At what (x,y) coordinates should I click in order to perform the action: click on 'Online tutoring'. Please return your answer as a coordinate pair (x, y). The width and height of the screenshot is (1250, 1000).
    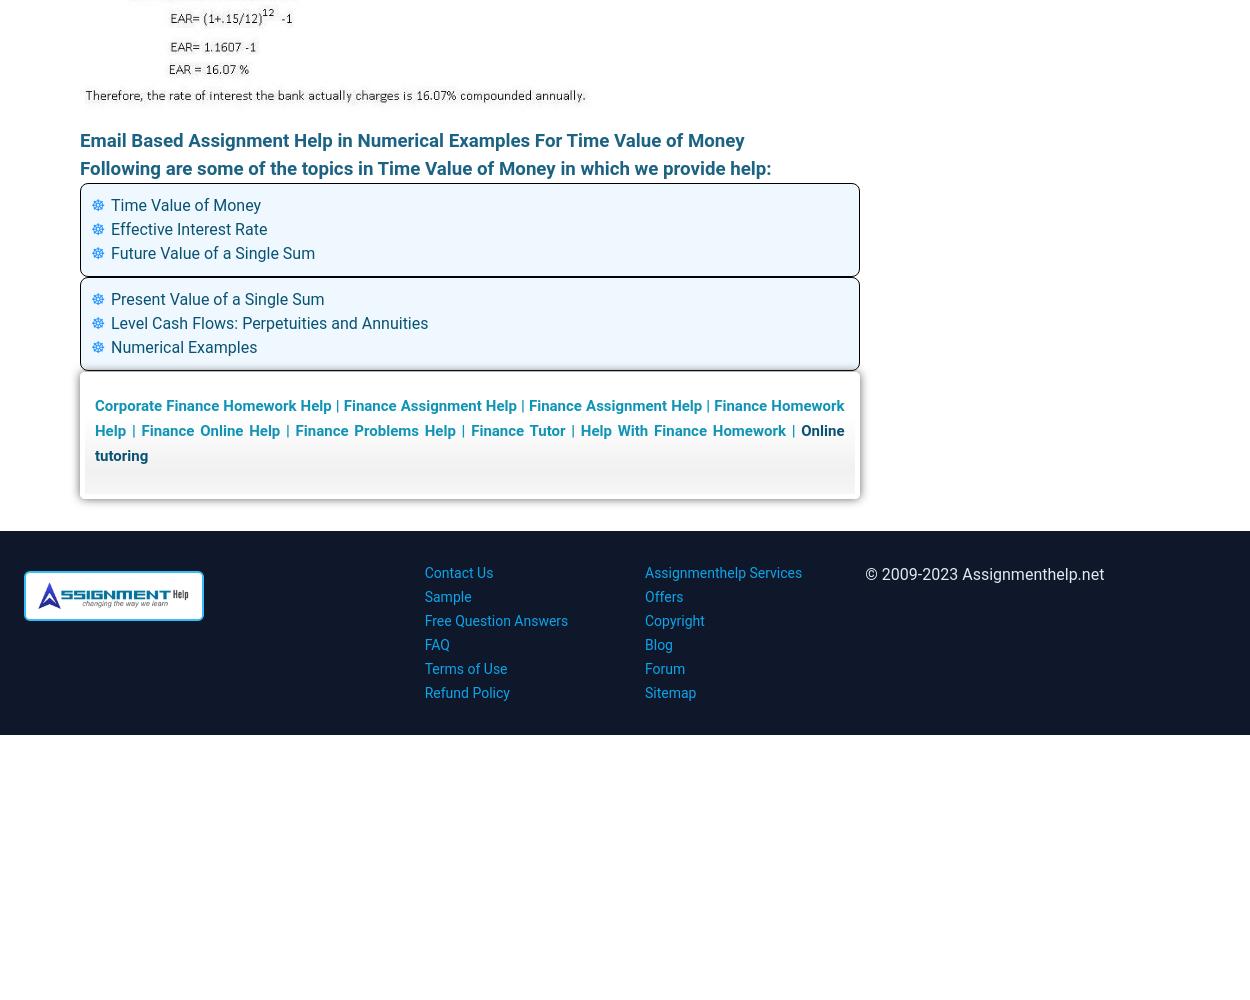
    Looking at the image, I should click on (468, 442).